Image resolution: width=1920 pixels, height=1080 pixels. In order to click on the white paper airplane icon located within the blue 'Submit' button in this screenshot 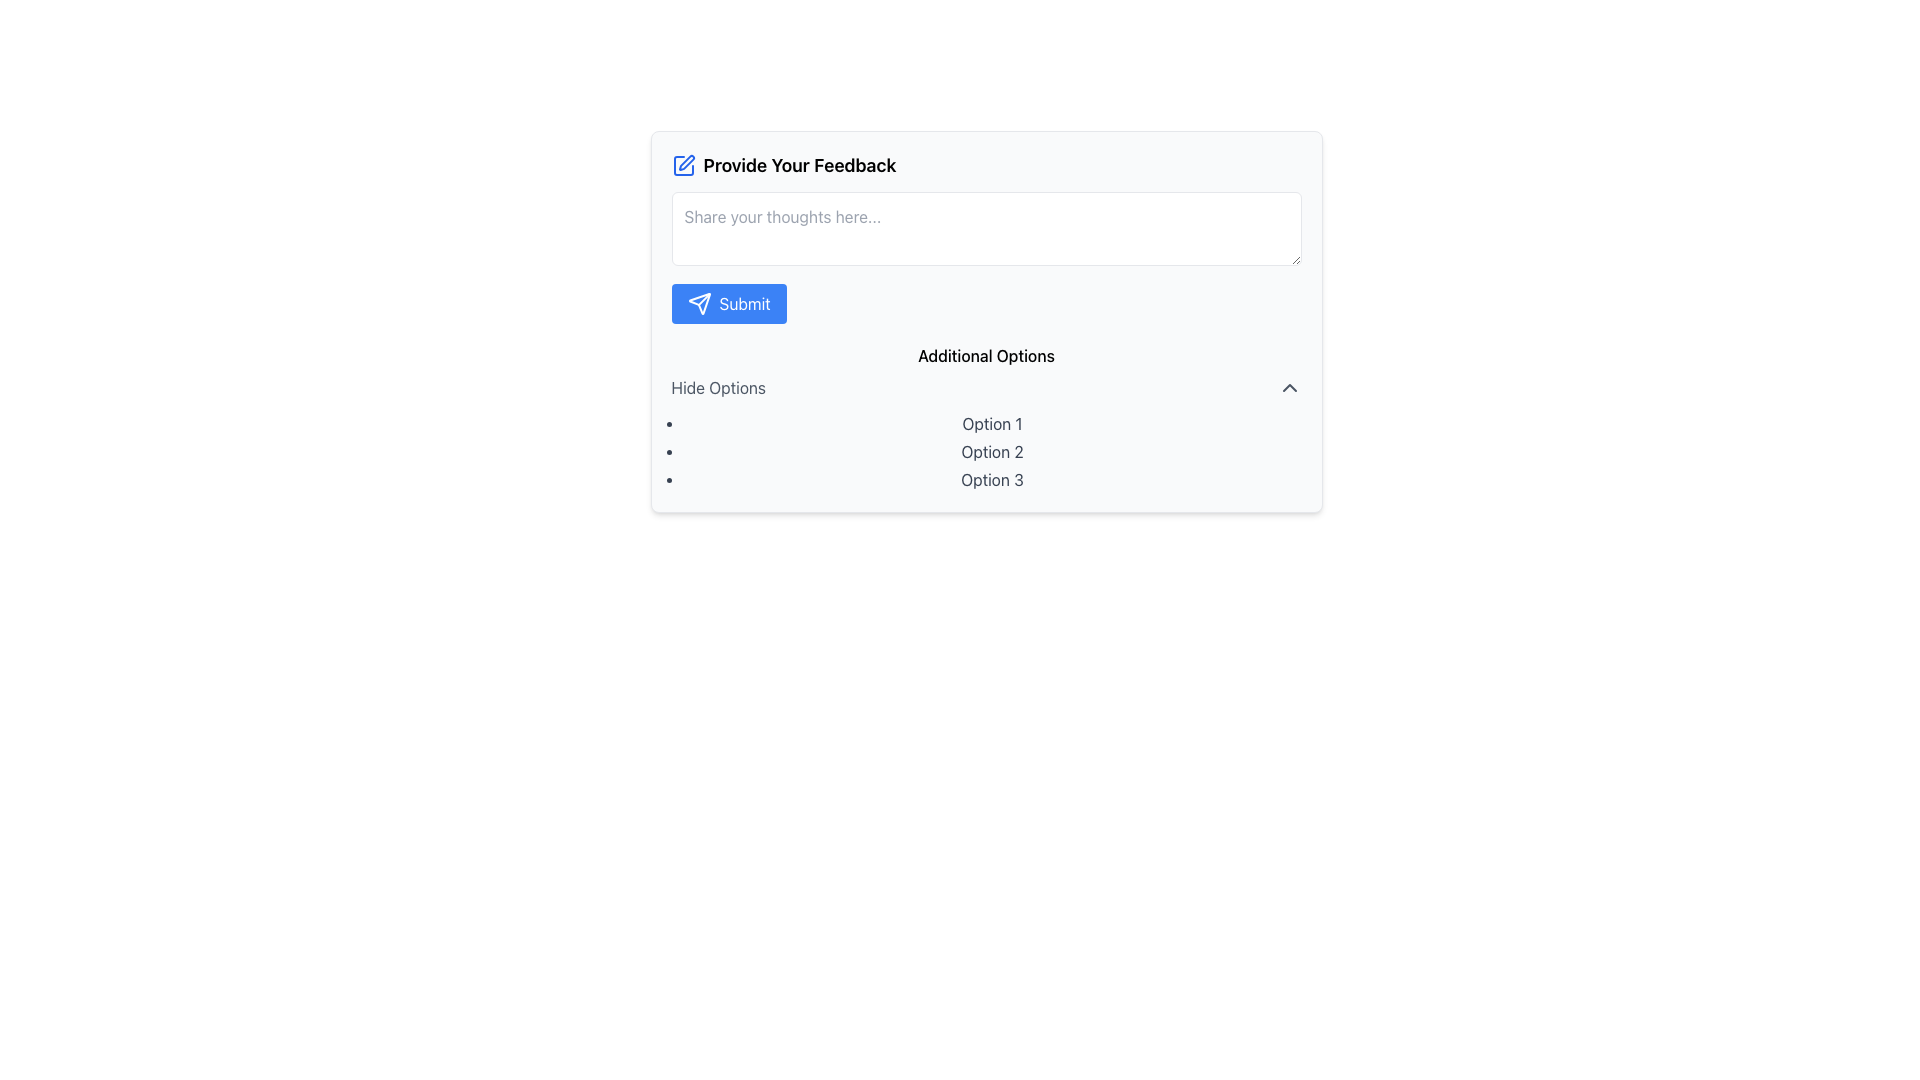, I will do `click(699, 304)`.